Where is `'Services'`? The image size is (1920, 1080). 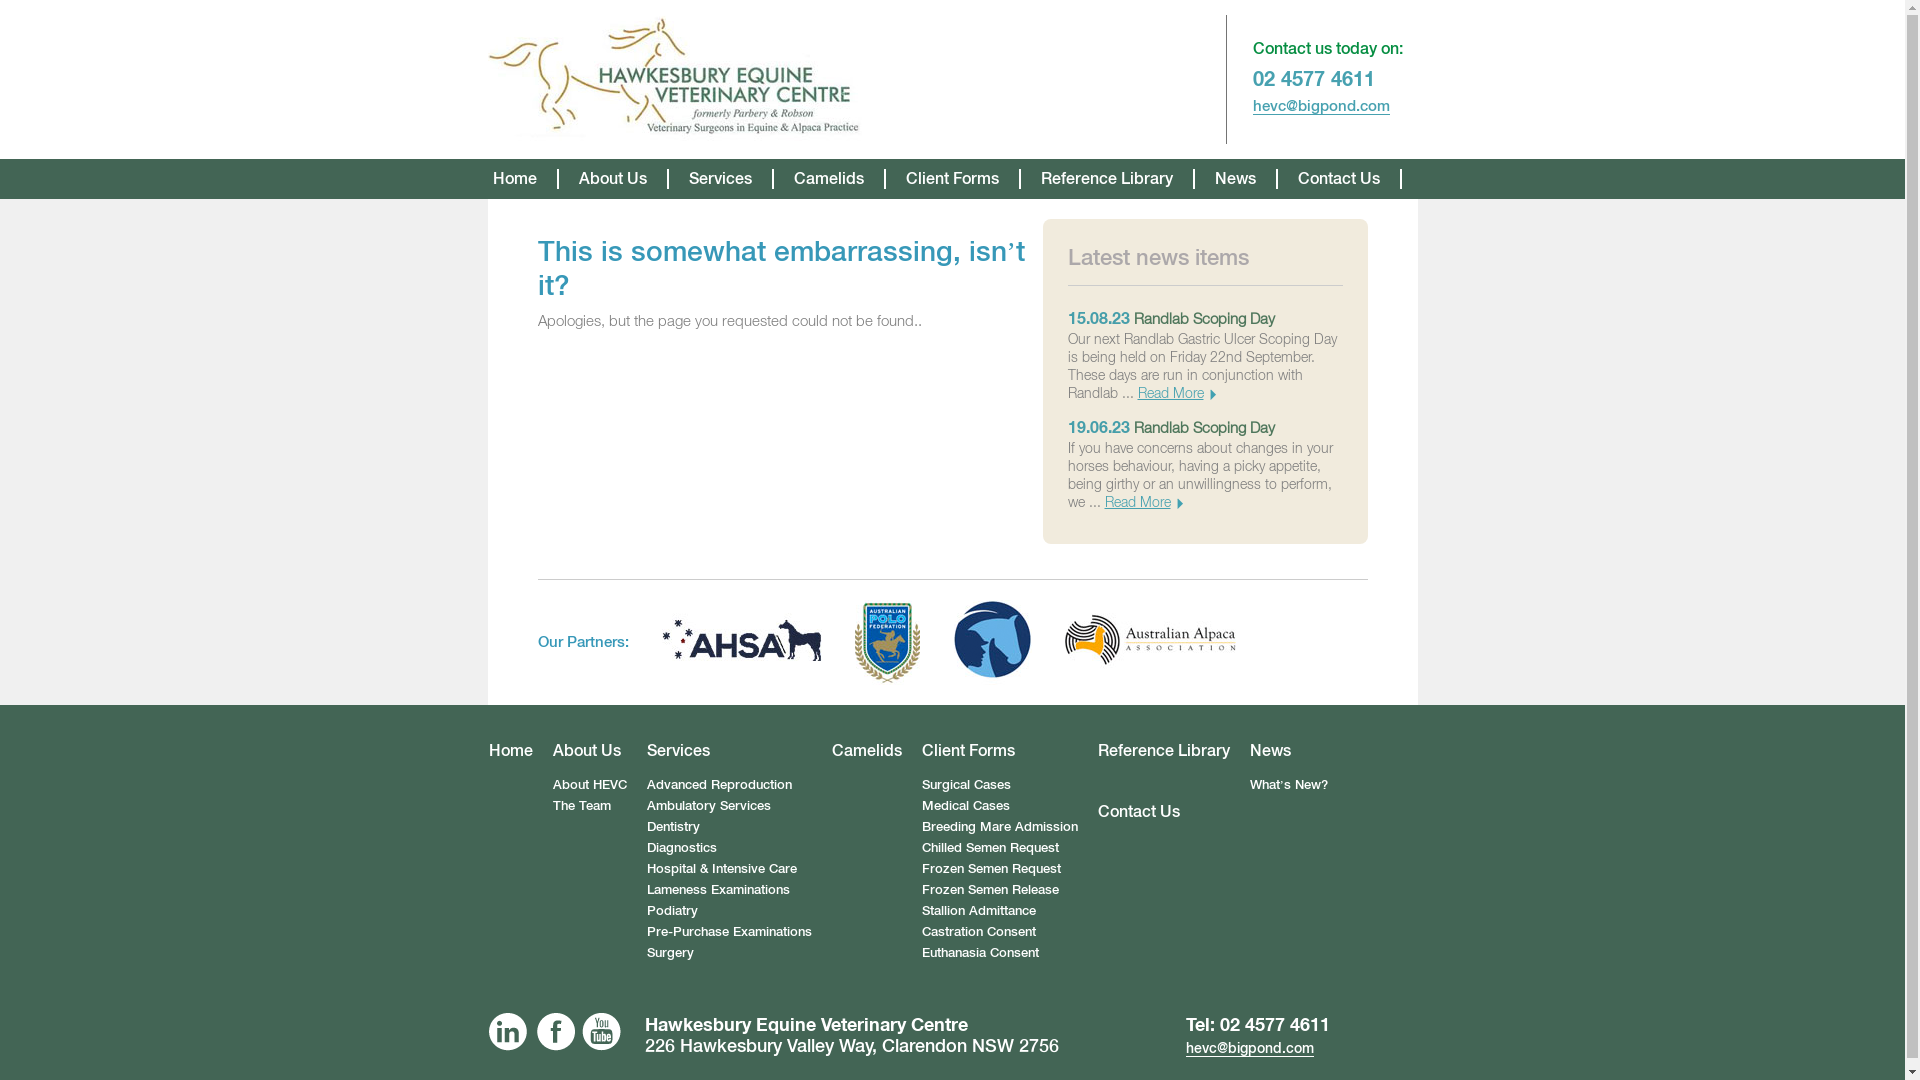 'Services' is located at coordinates (728, 751).